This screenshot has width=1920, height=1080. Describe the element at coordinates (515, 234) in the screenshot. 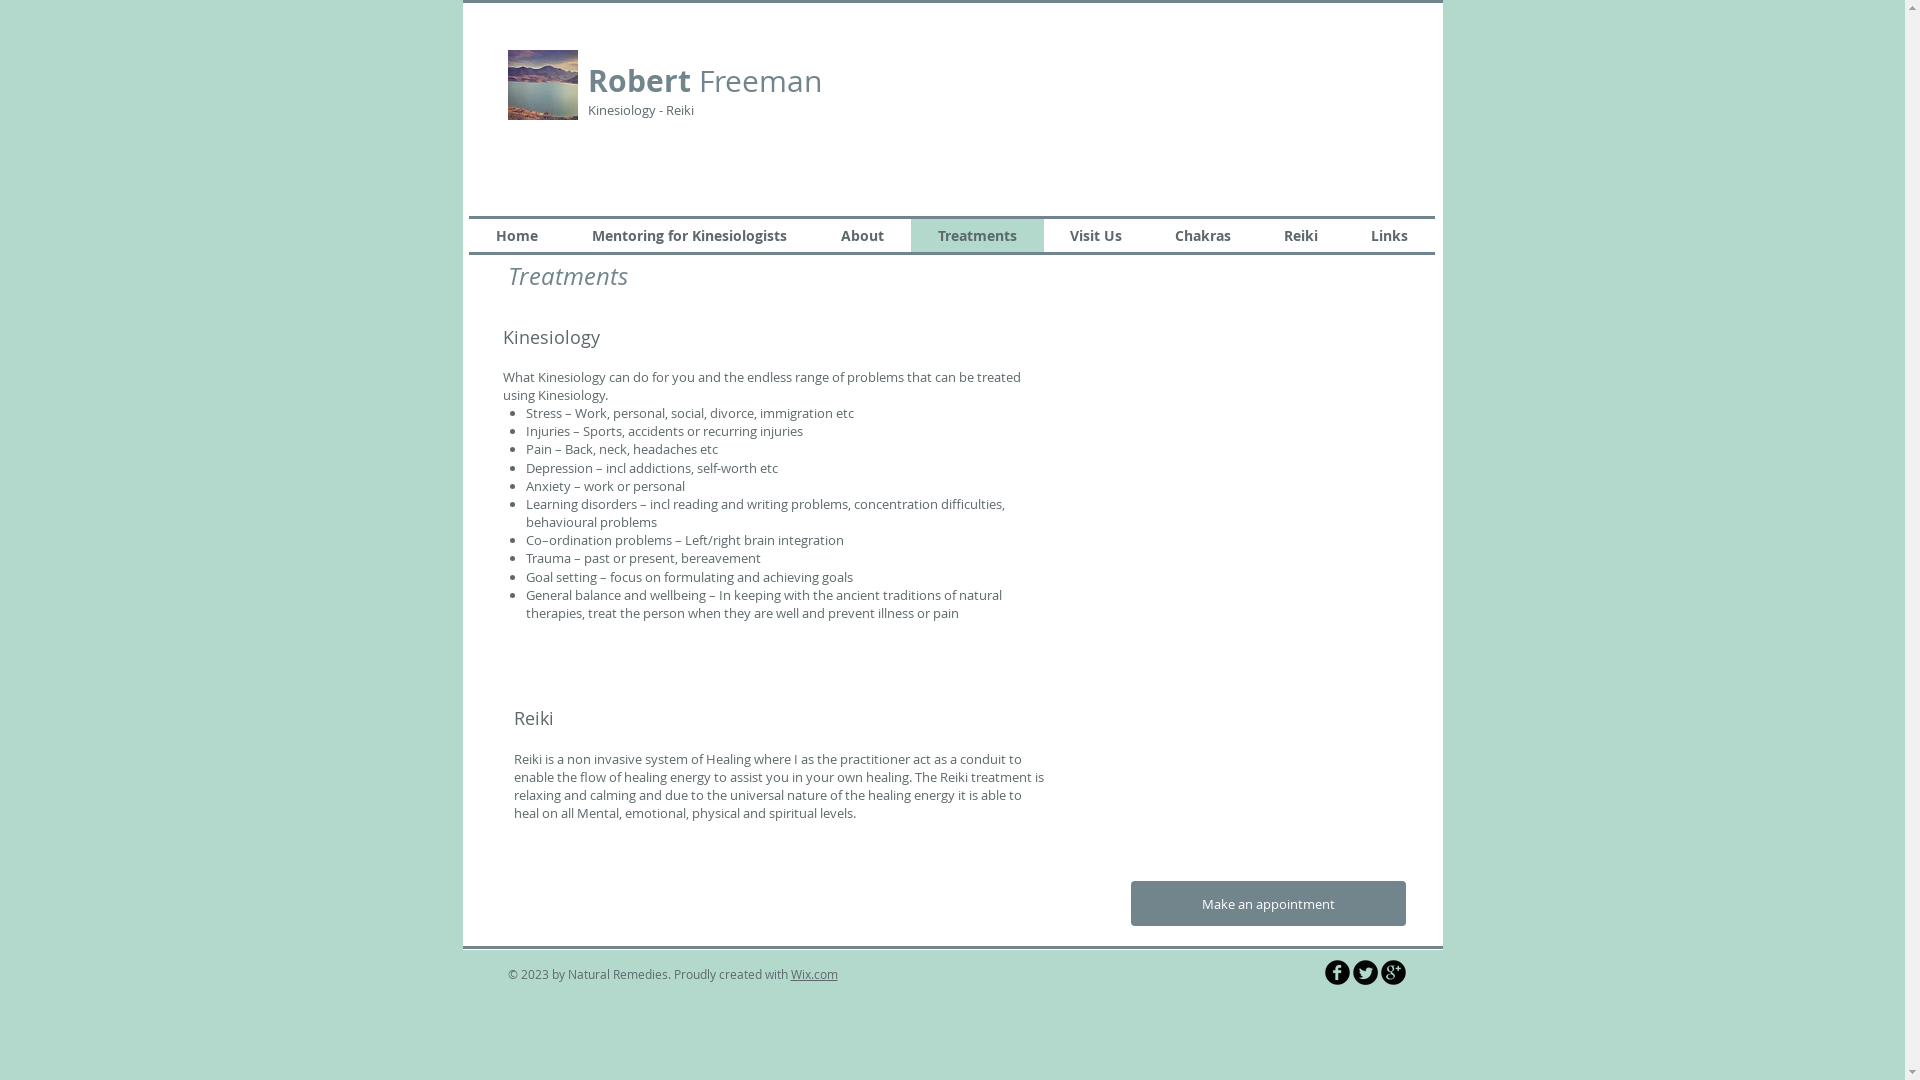

I see `'Home'` at that location.